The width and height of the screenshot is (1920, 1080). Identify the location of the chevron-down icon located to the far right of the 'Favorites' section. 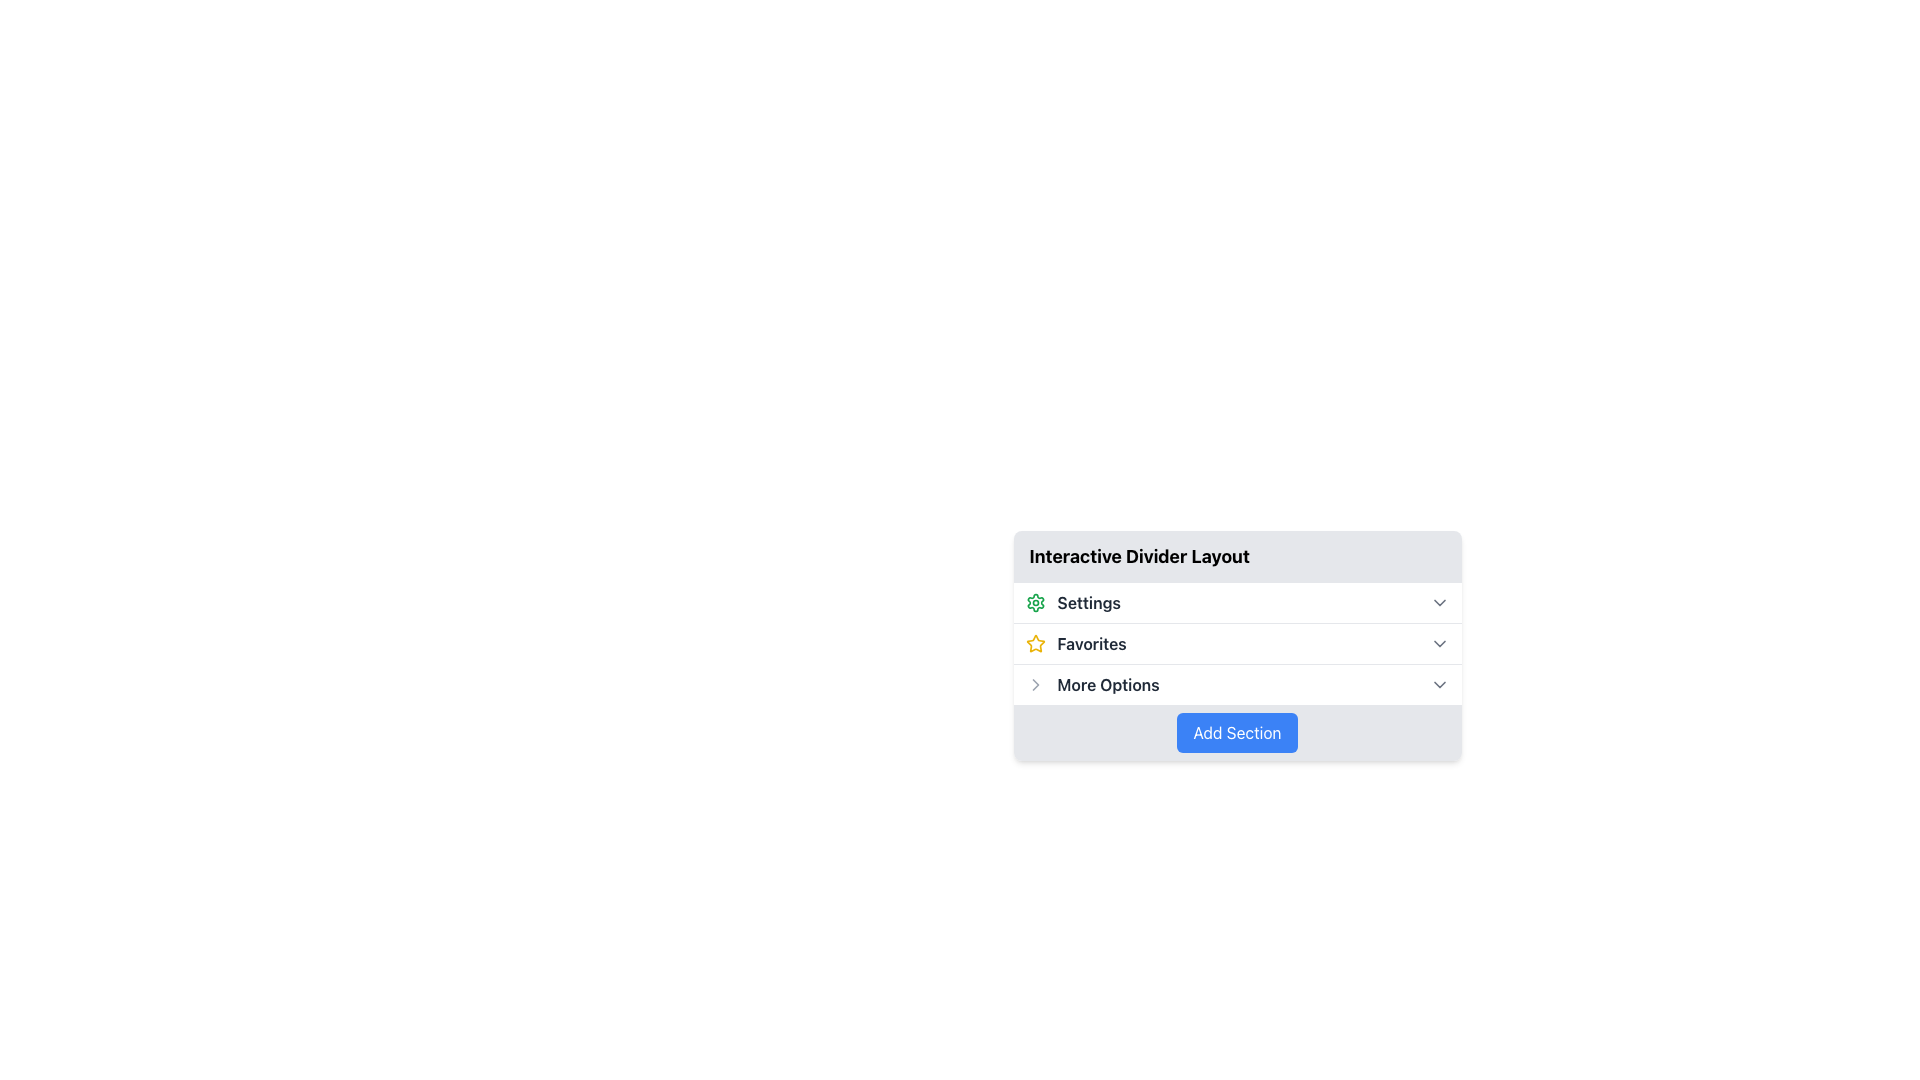
(1438, 644).